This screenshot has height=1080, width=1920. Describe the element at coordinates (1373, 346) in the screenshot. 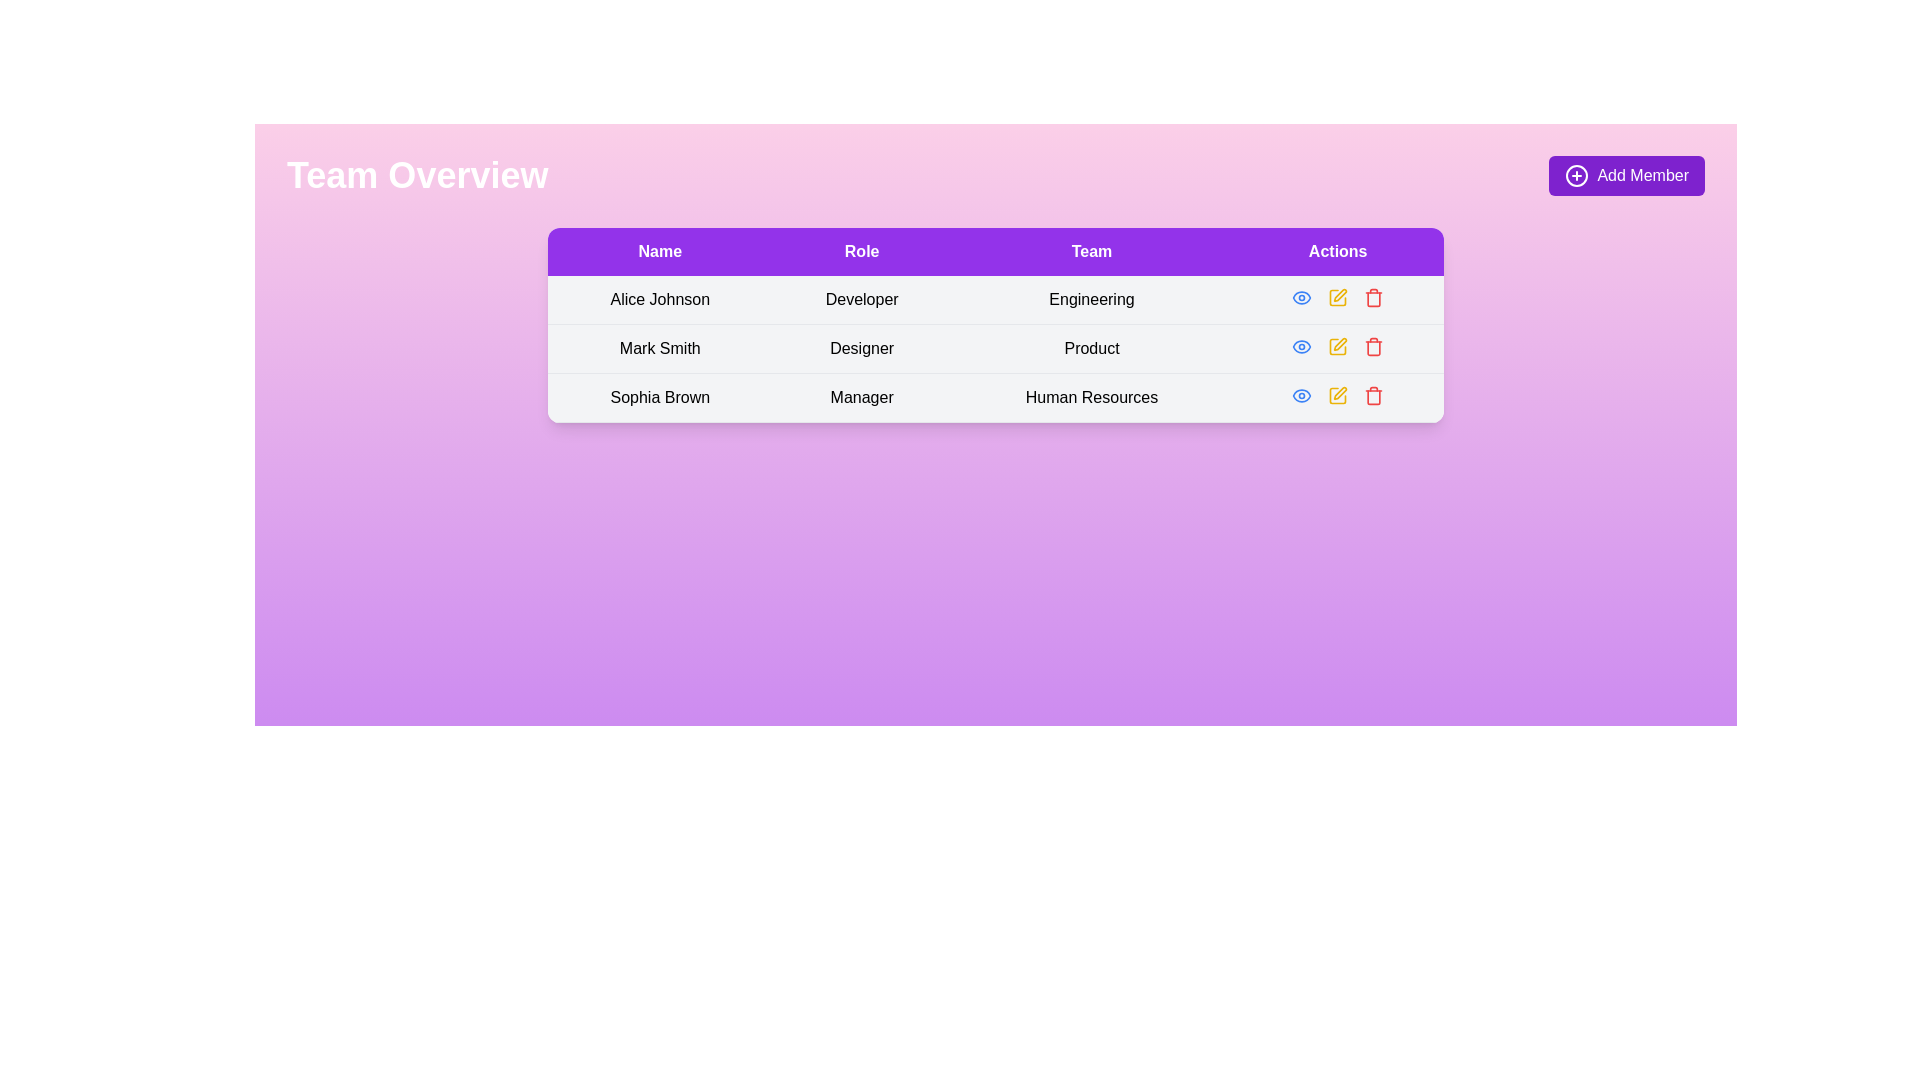

I see `the delete button located in the 'Actions' column of the second row in the displayed table` at that location.